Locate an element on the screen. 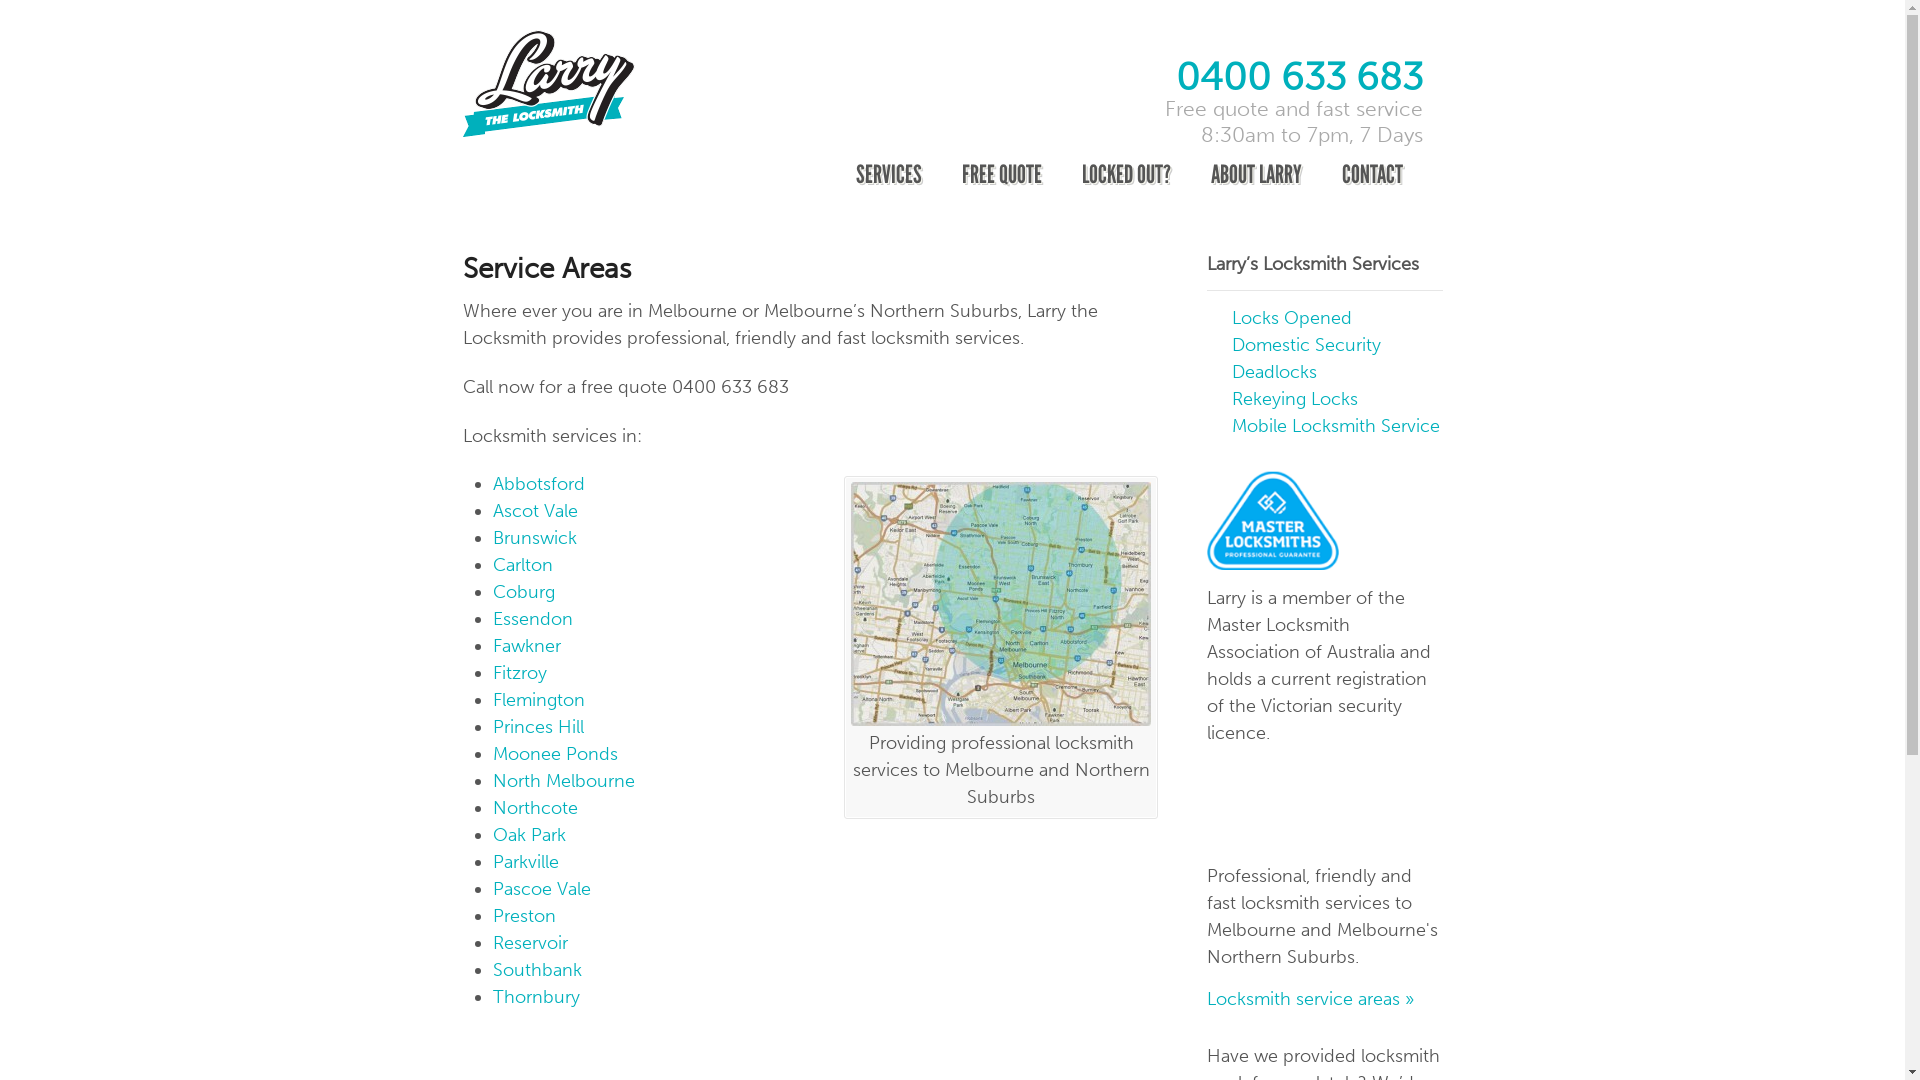 The image size is (1920, 1080). 'Abbotsford' is located at coordinates (537, 483).